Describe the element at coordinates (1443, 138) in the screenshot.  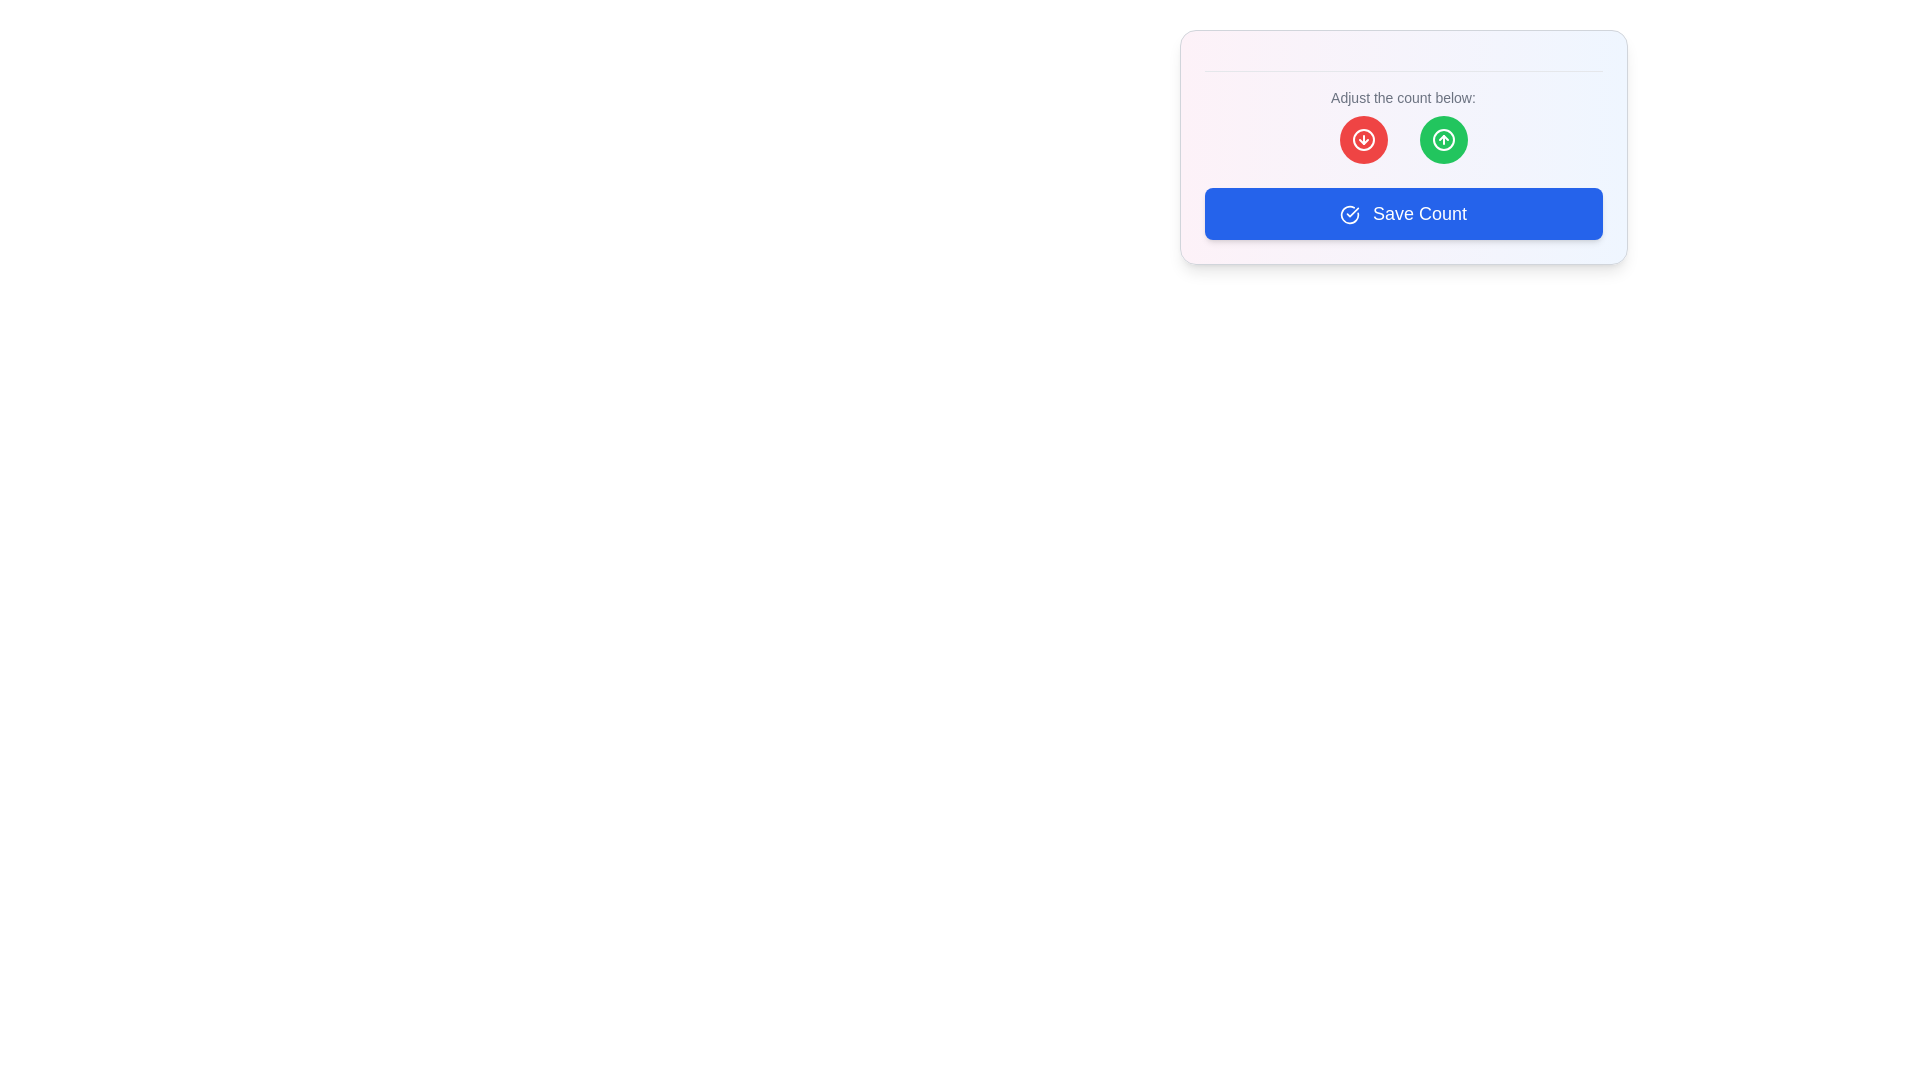
I see `the second interactive button in the card interface that is used to increment or increase a count, located to the right of the red button with a downward-pointing arrow` at that location.